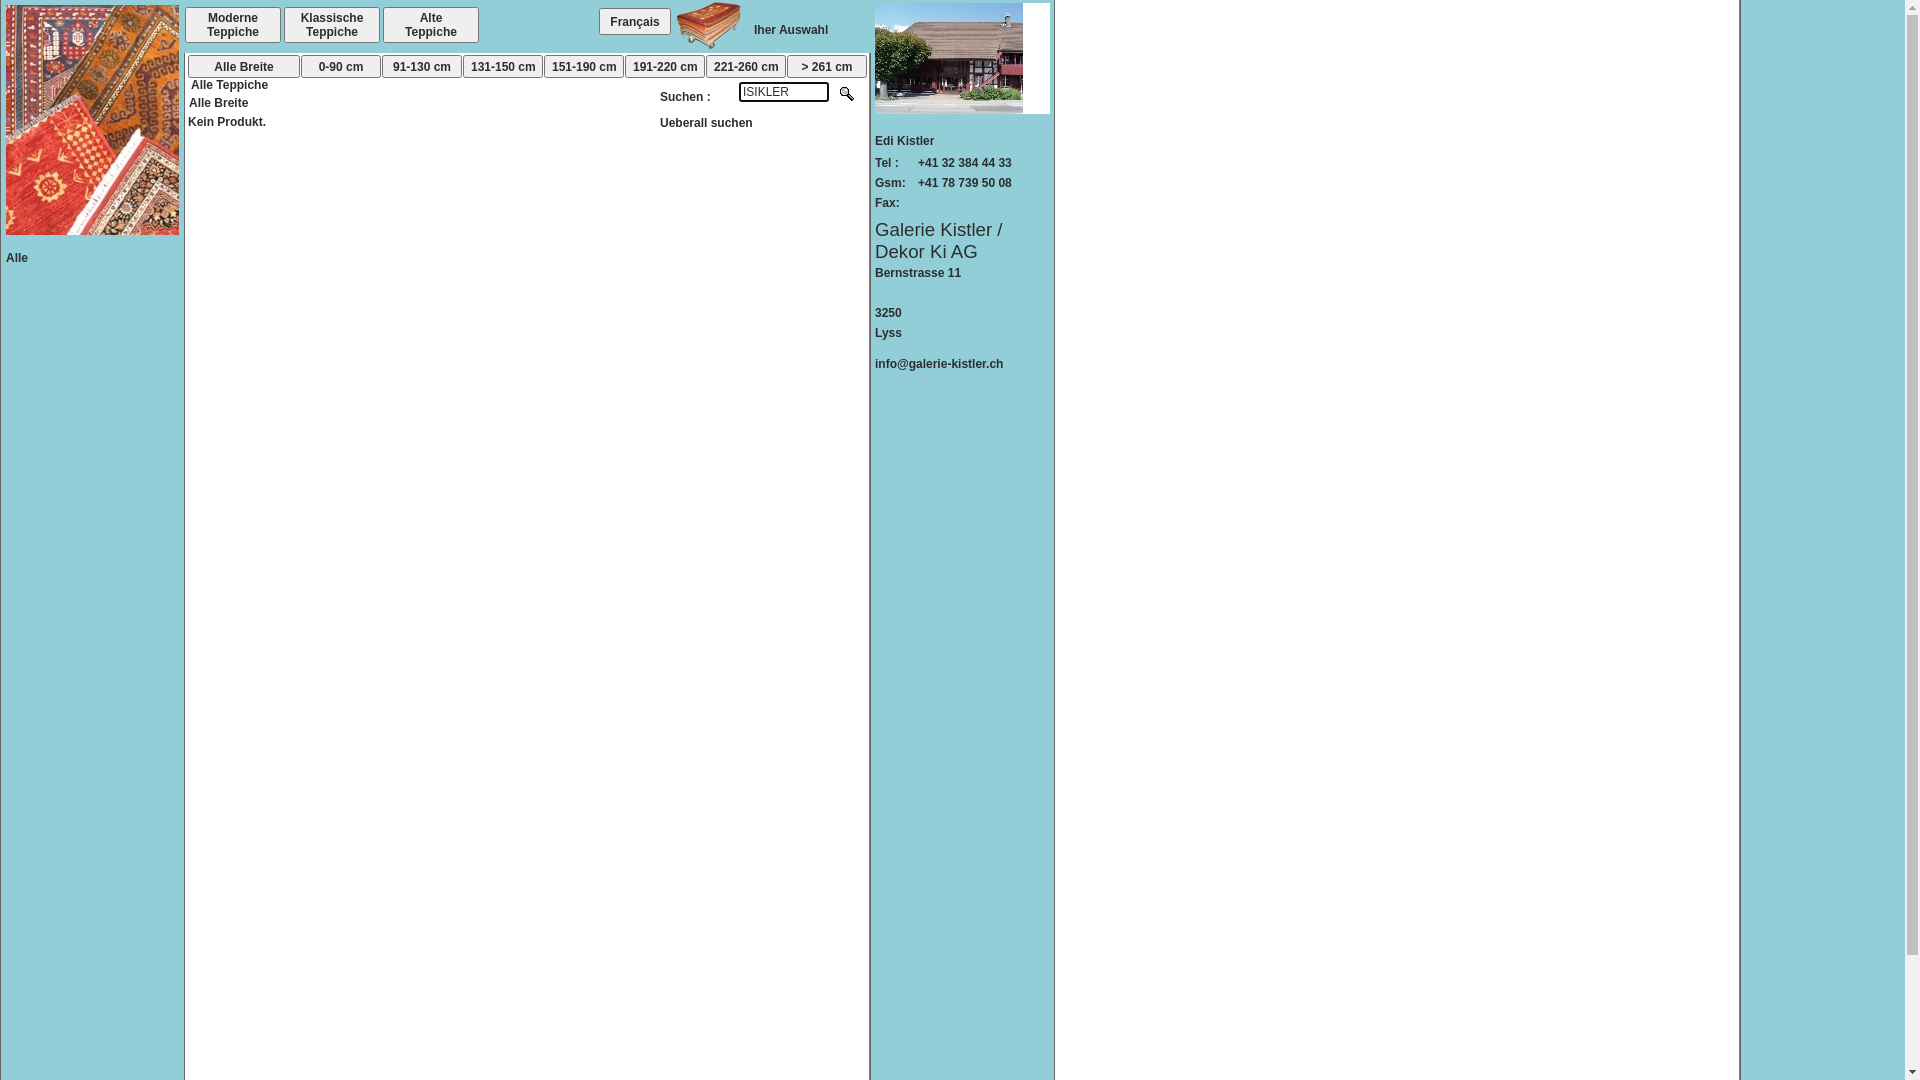 This screenshot has height=1080, width=1920. What do you see at coordinates (243, 65) in the screenshot?
I see `'Alle Breite'` at bounding box center [243, 65].